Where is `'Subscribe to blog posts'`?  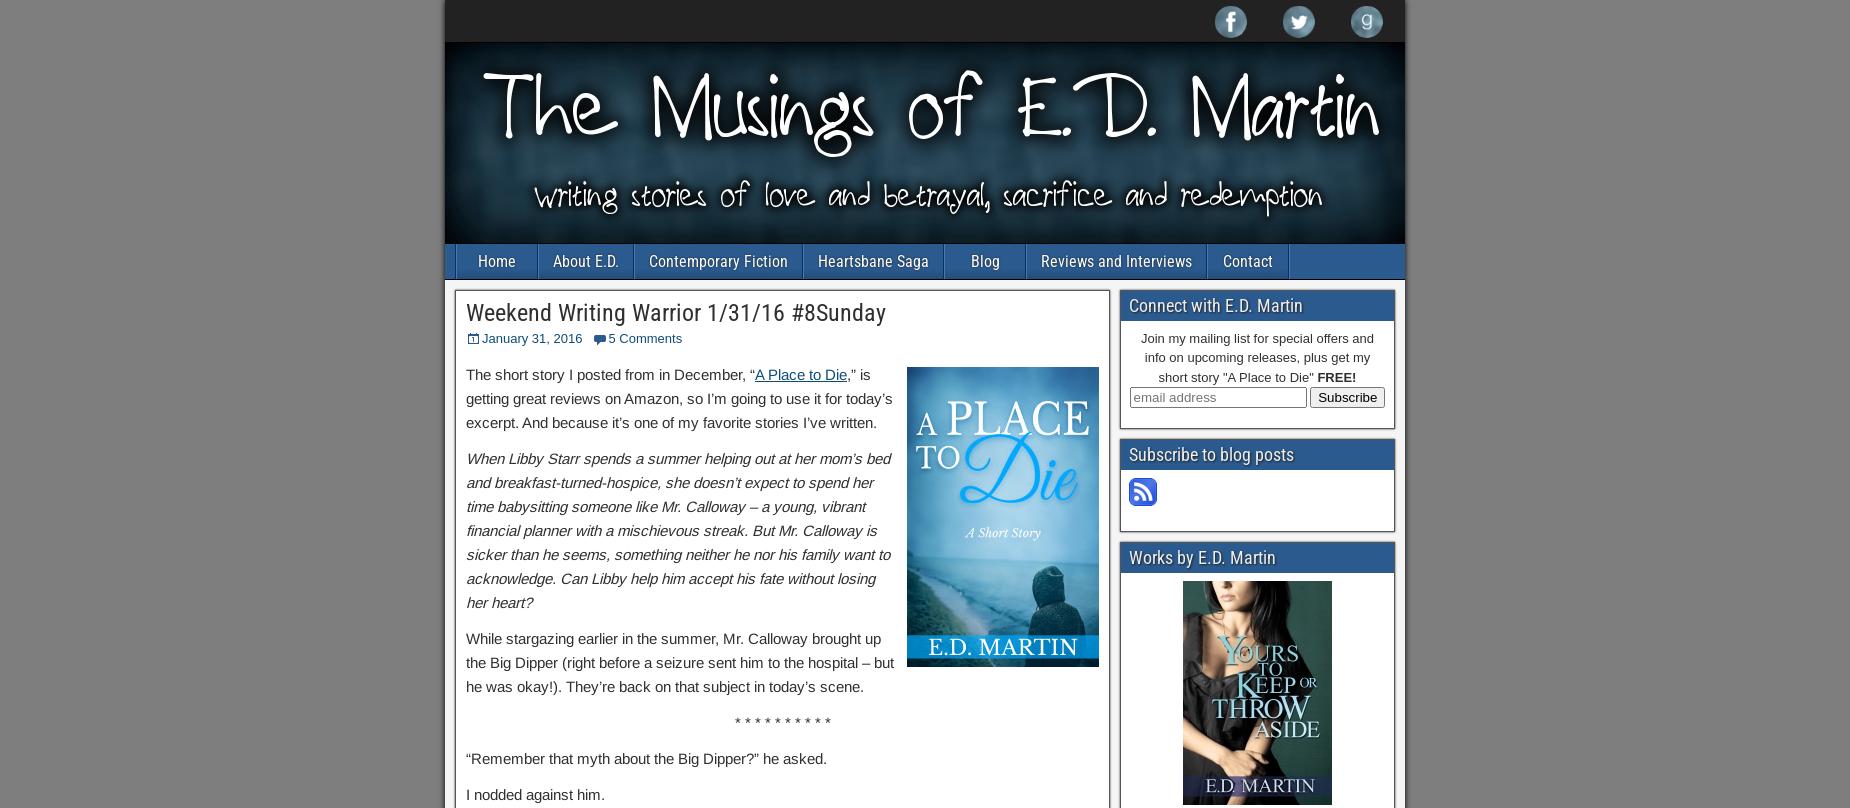 'Subscribe to blog posts' is located at coordinates (1128, 454).